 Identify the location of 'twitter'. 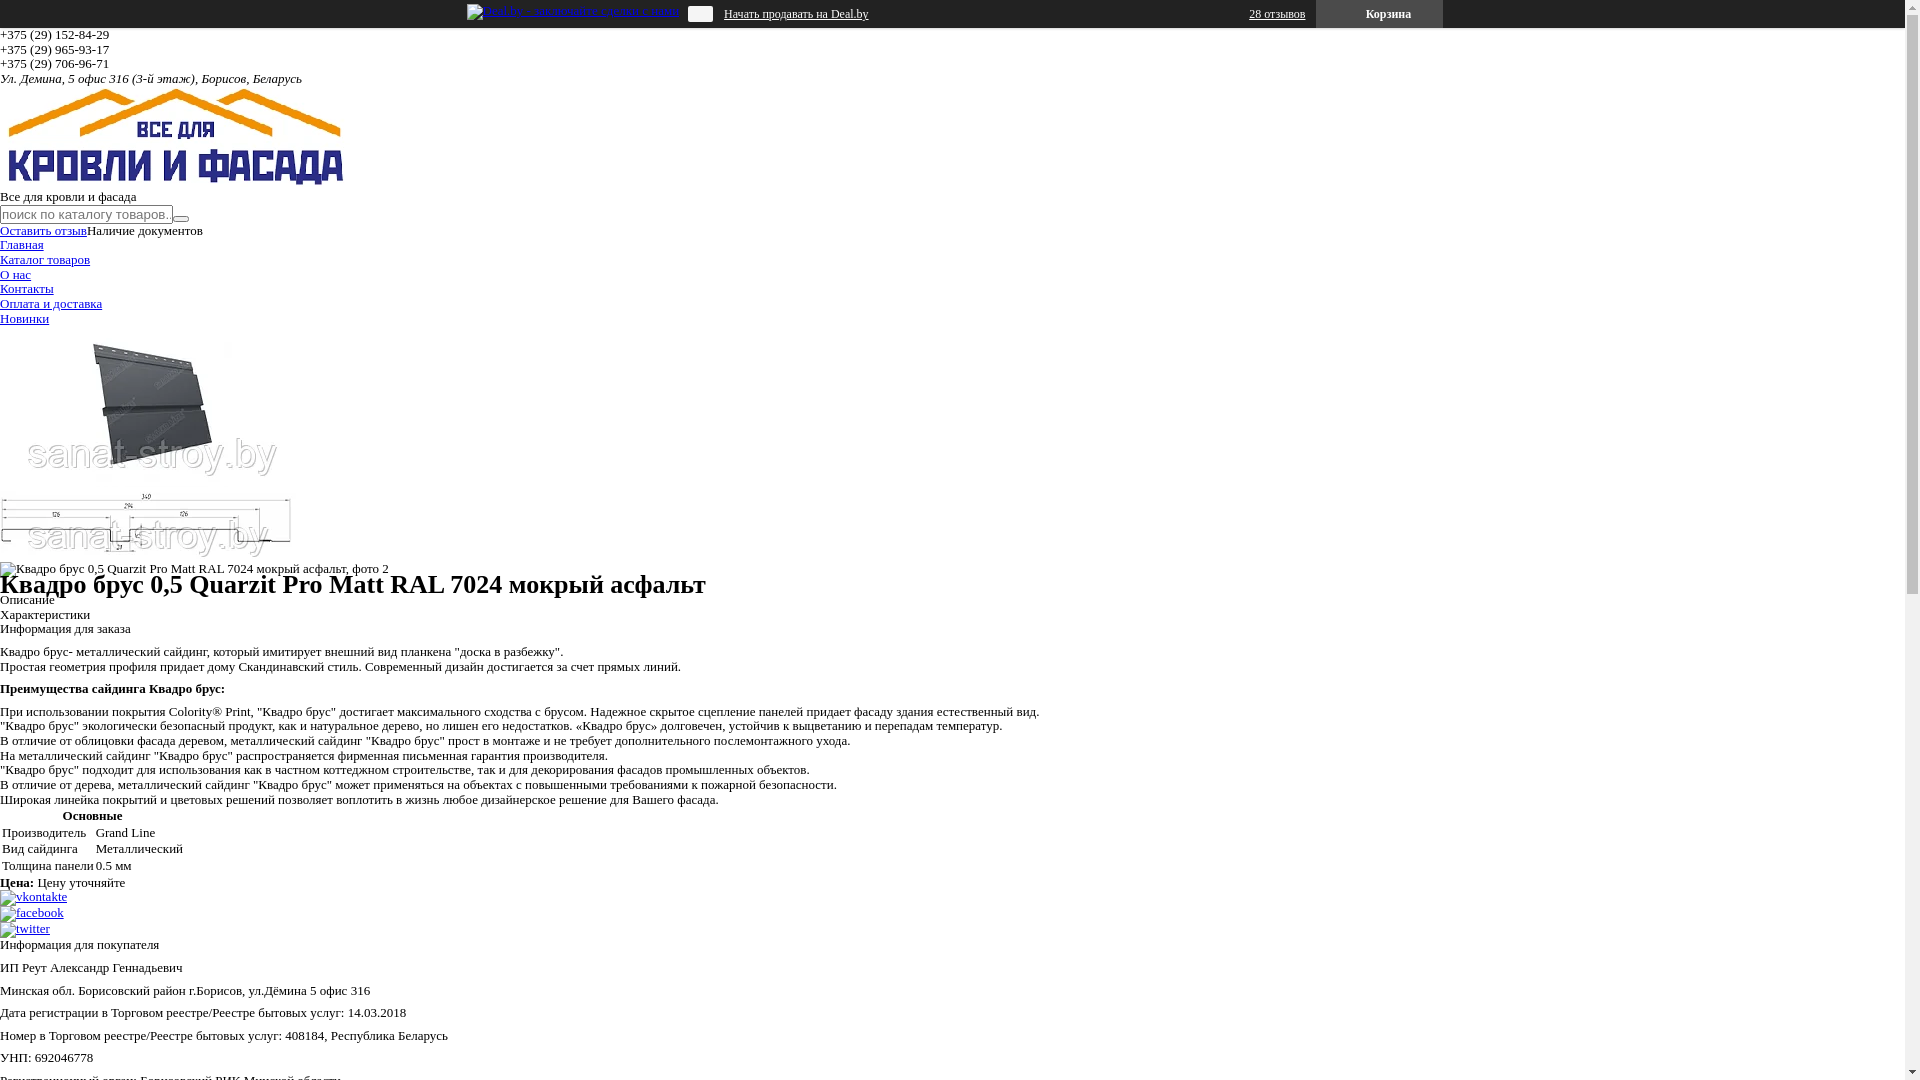
(24, 928).